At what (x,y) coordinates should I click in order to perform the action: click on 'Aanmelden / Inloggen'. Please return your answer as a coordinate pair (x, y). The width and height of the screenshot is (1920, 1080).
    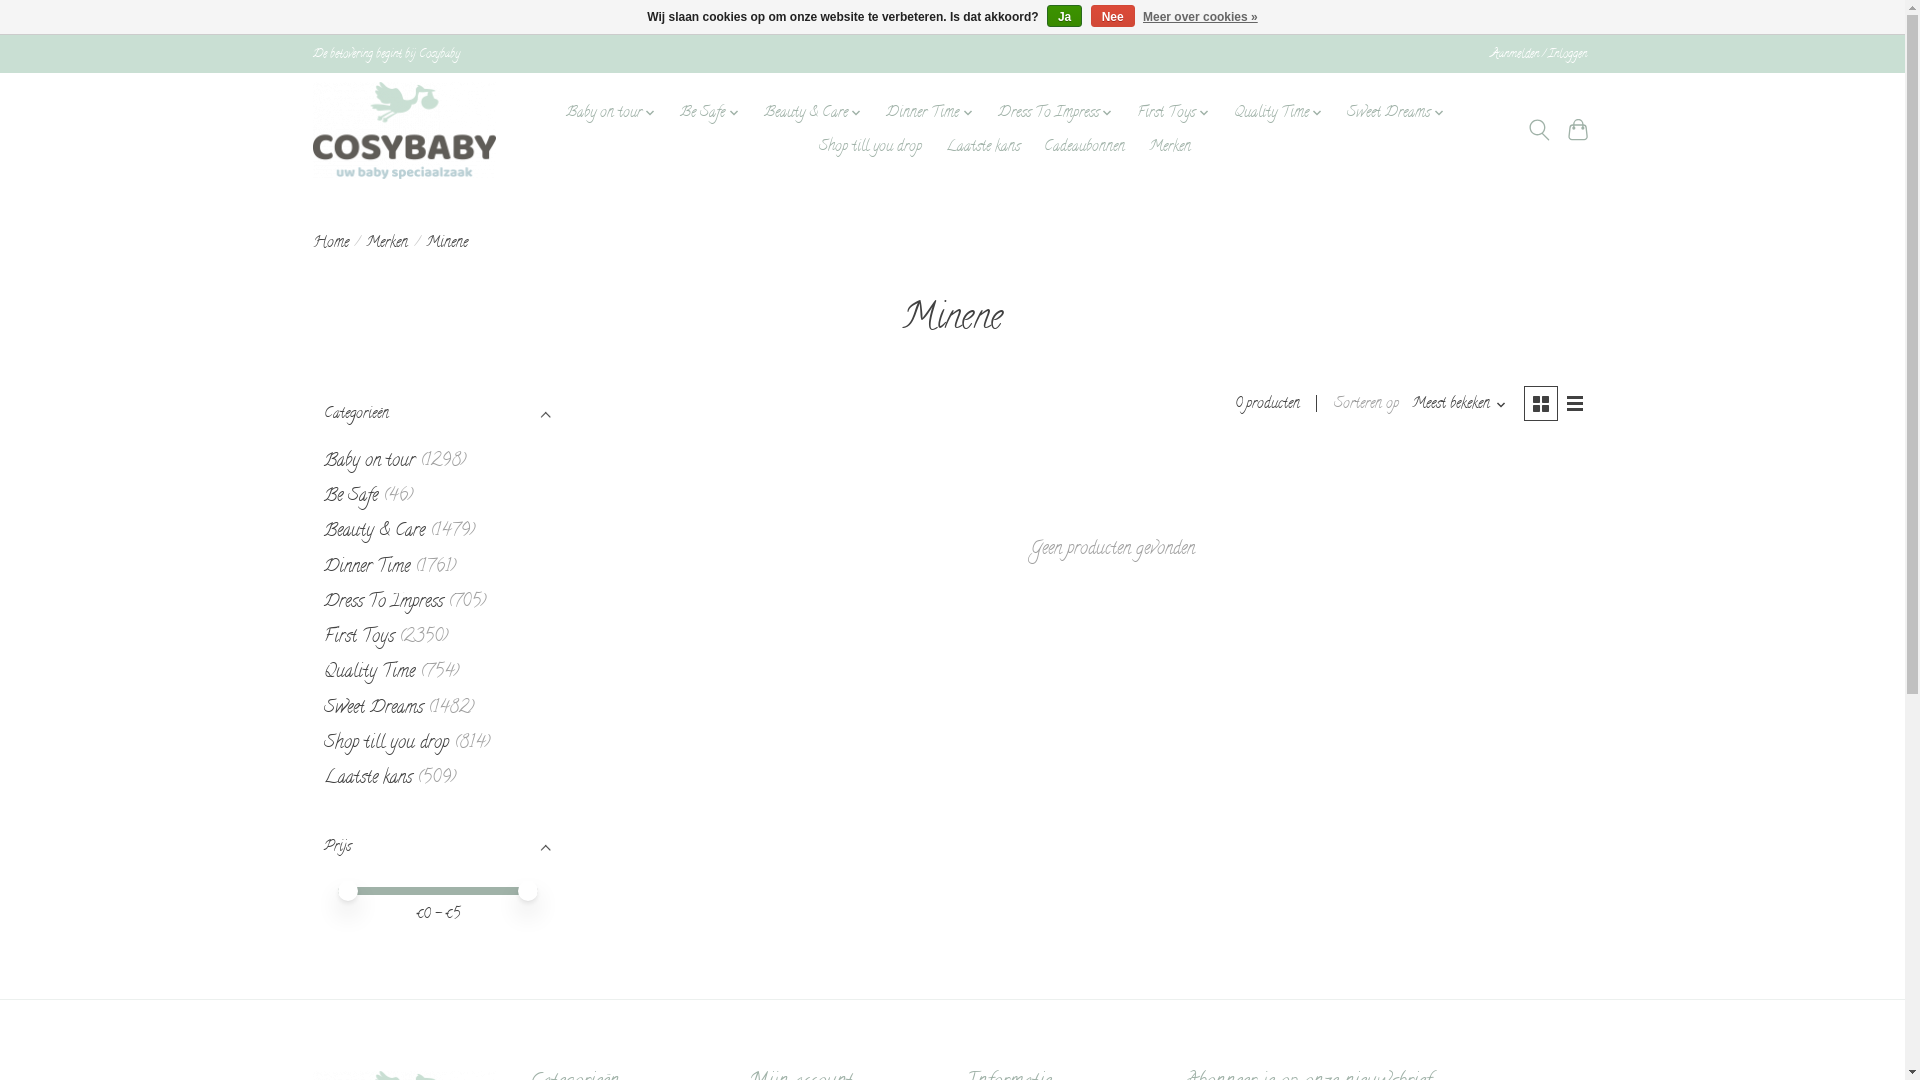
    Looking at the image, I should click on (1537, 53).